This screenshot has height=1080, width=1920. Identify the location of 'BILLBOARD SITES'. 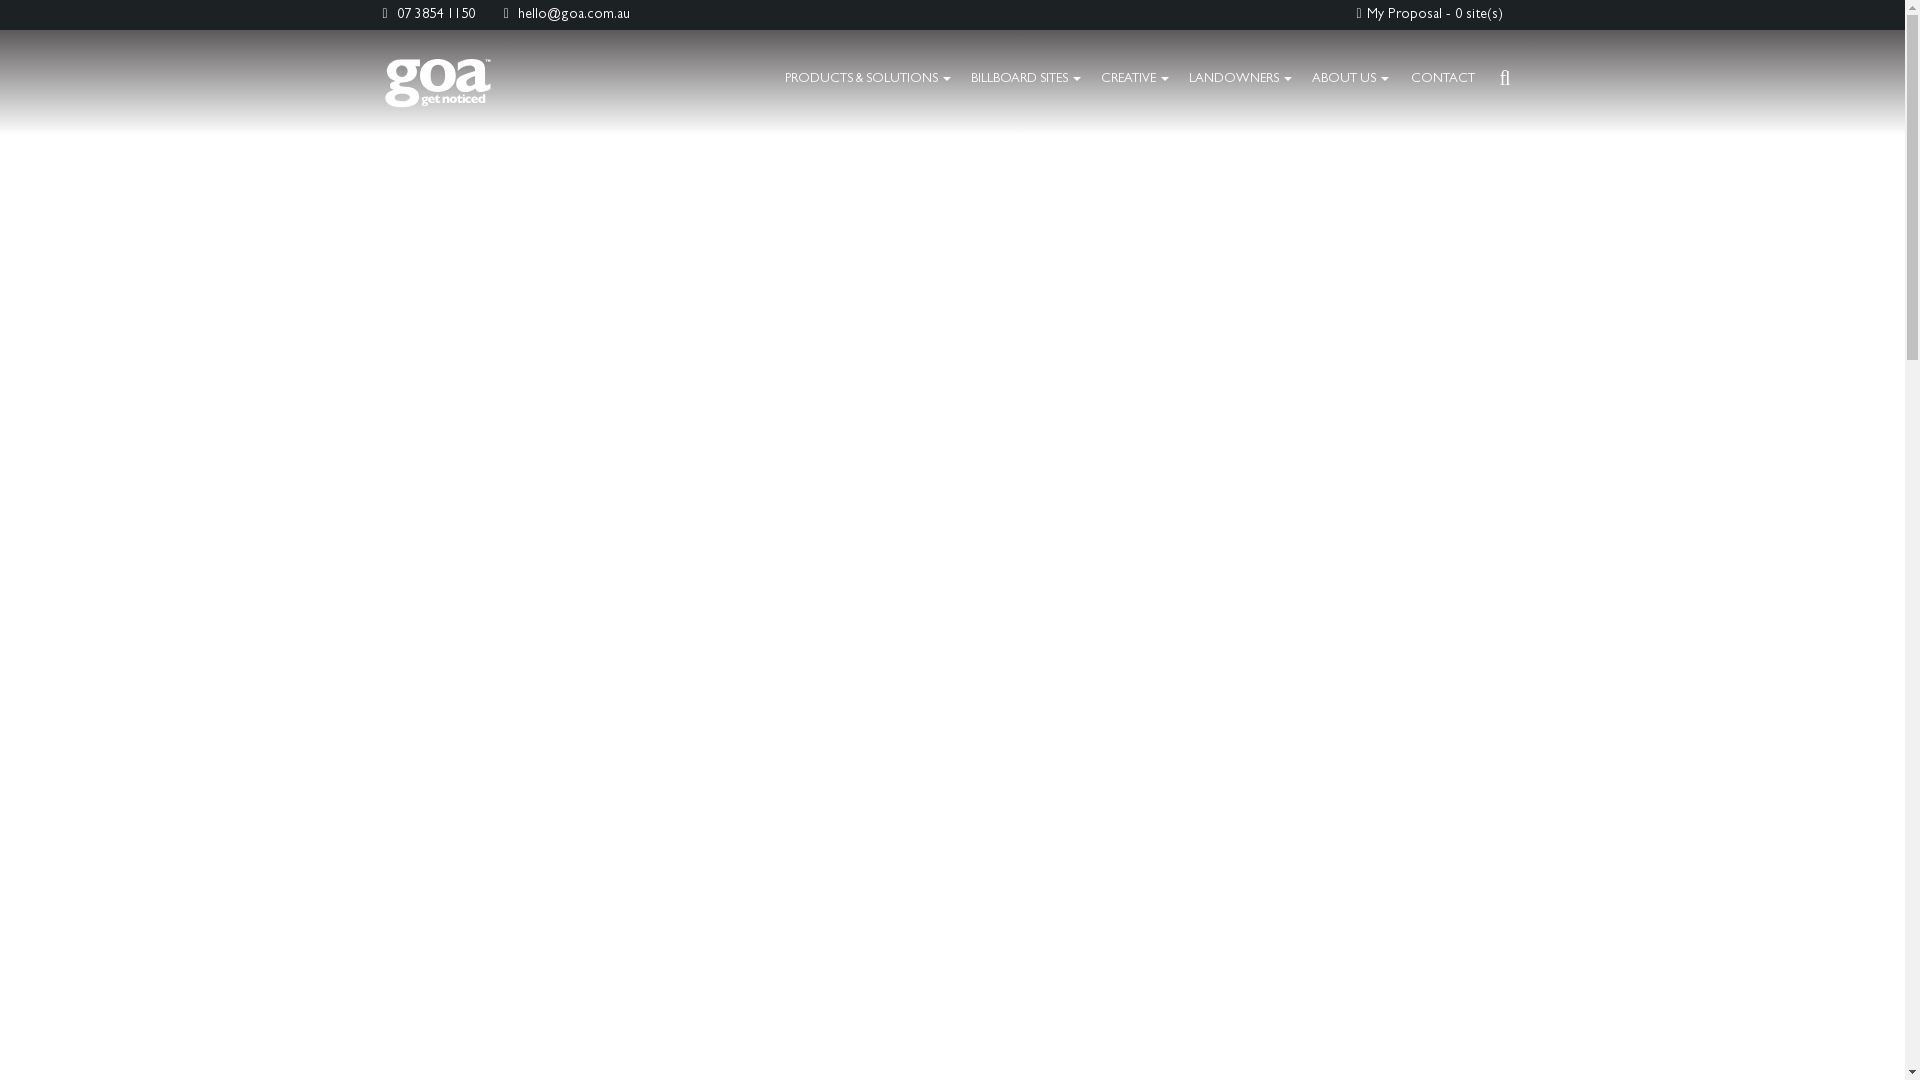
(1026, 79).